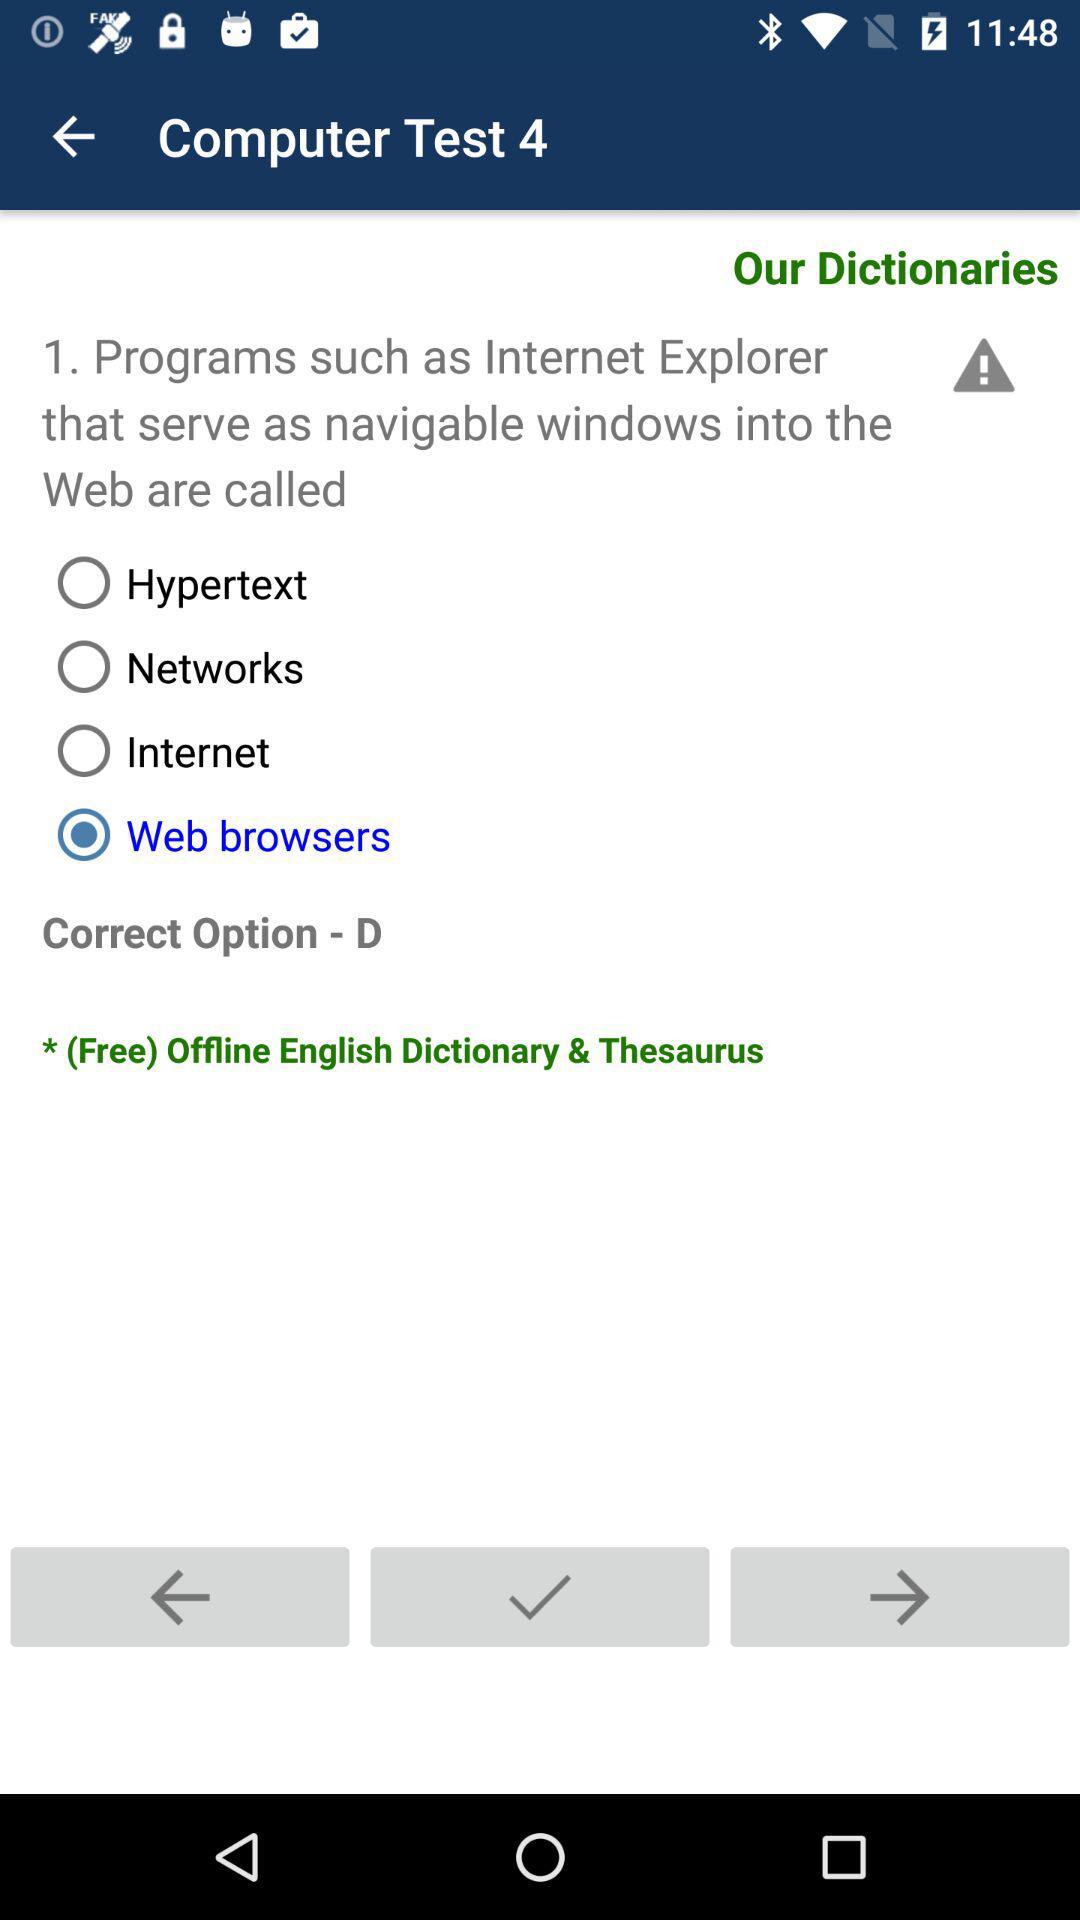 The height and width of the screenshot is (1920, 1080). Describe the element at coordinates (898, 1596) in the screenshot. I see `the add icon` at that location.